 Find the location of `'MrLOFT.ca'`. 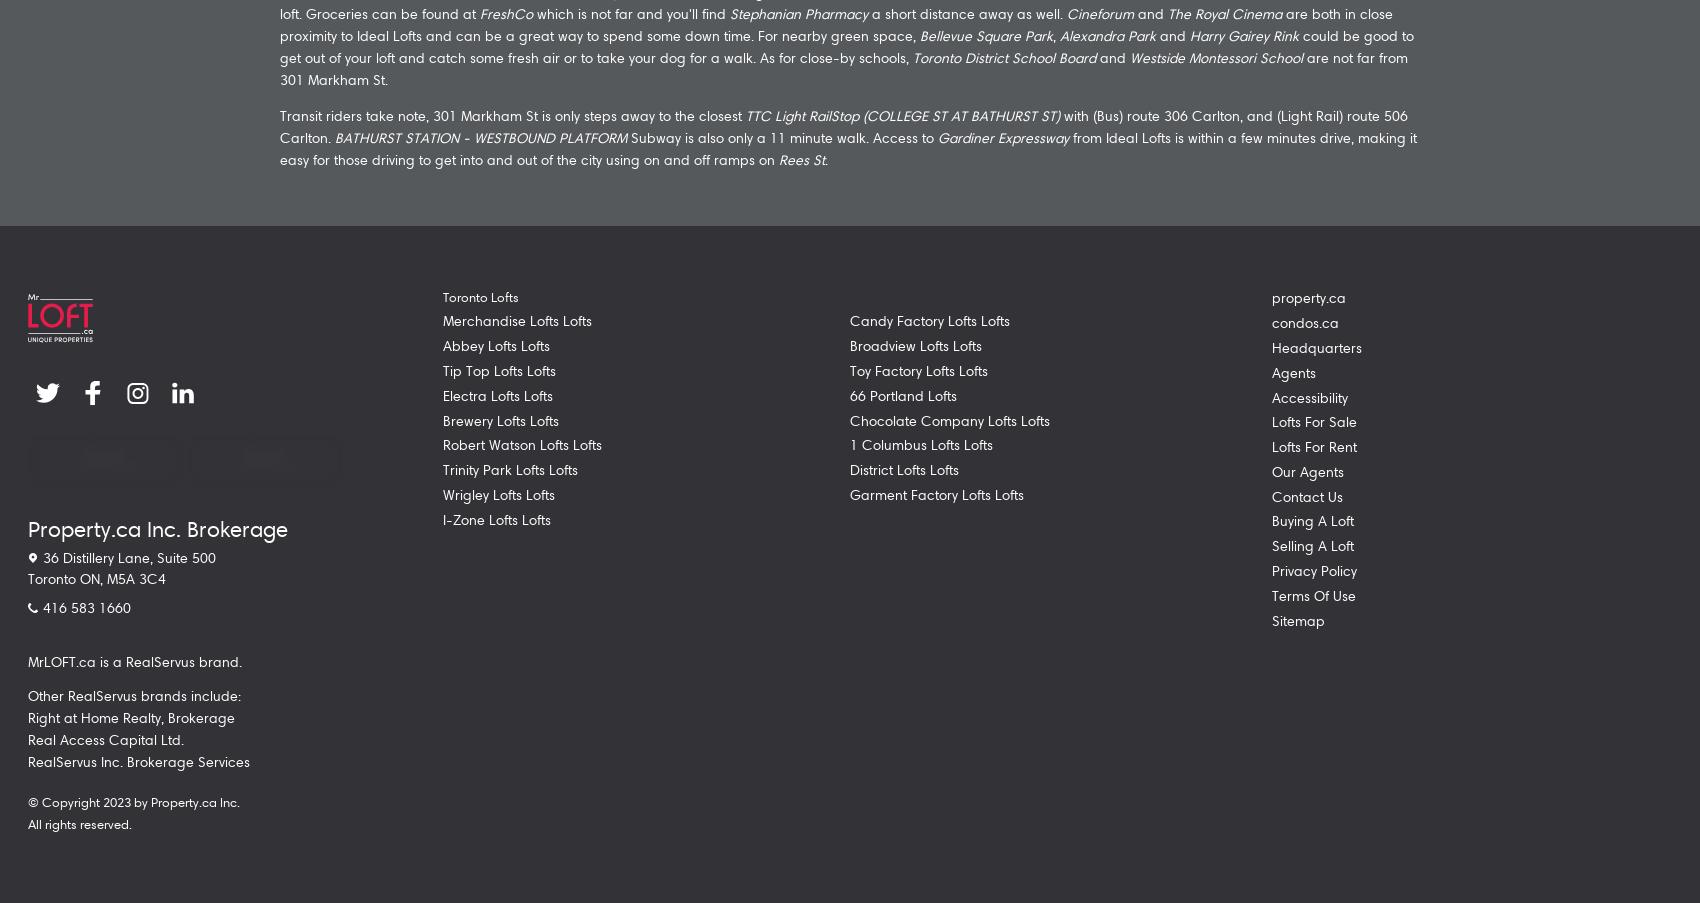

'MrLOFT.ca' is located at coordinates (62, 659).